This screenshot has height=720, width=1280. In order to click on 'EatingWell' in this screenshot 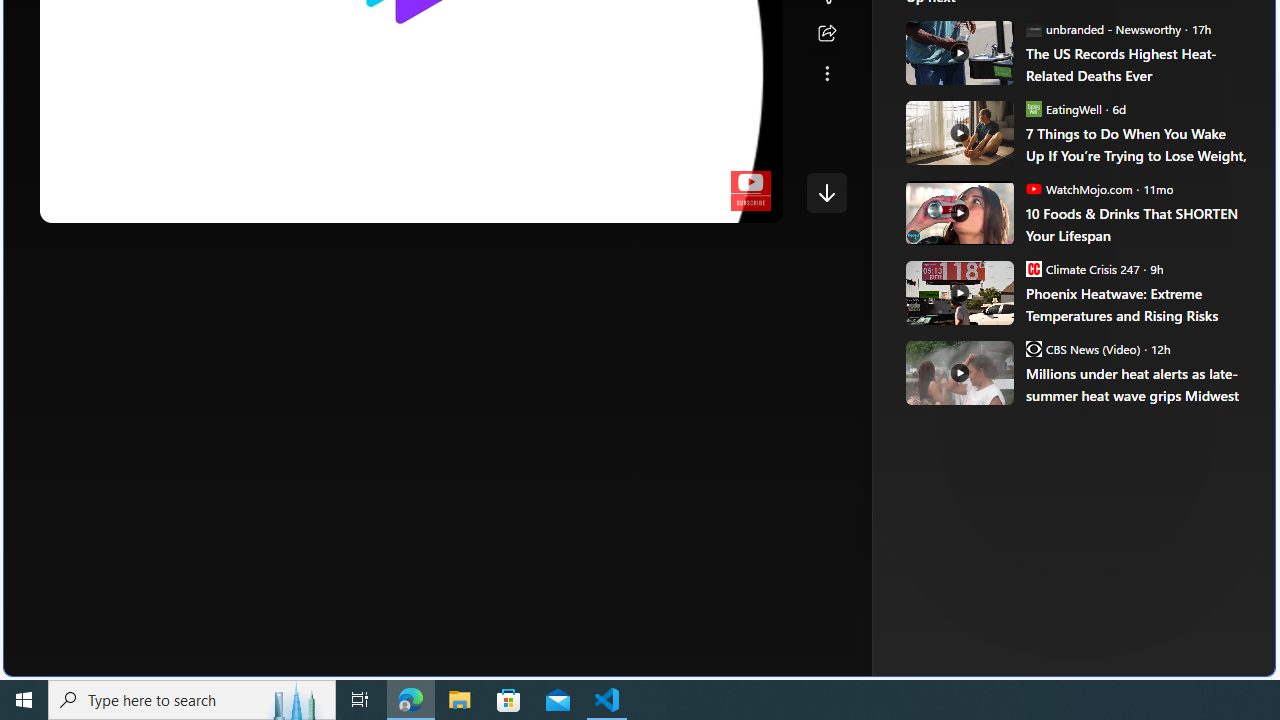, I will do `click(1033, 108)`.